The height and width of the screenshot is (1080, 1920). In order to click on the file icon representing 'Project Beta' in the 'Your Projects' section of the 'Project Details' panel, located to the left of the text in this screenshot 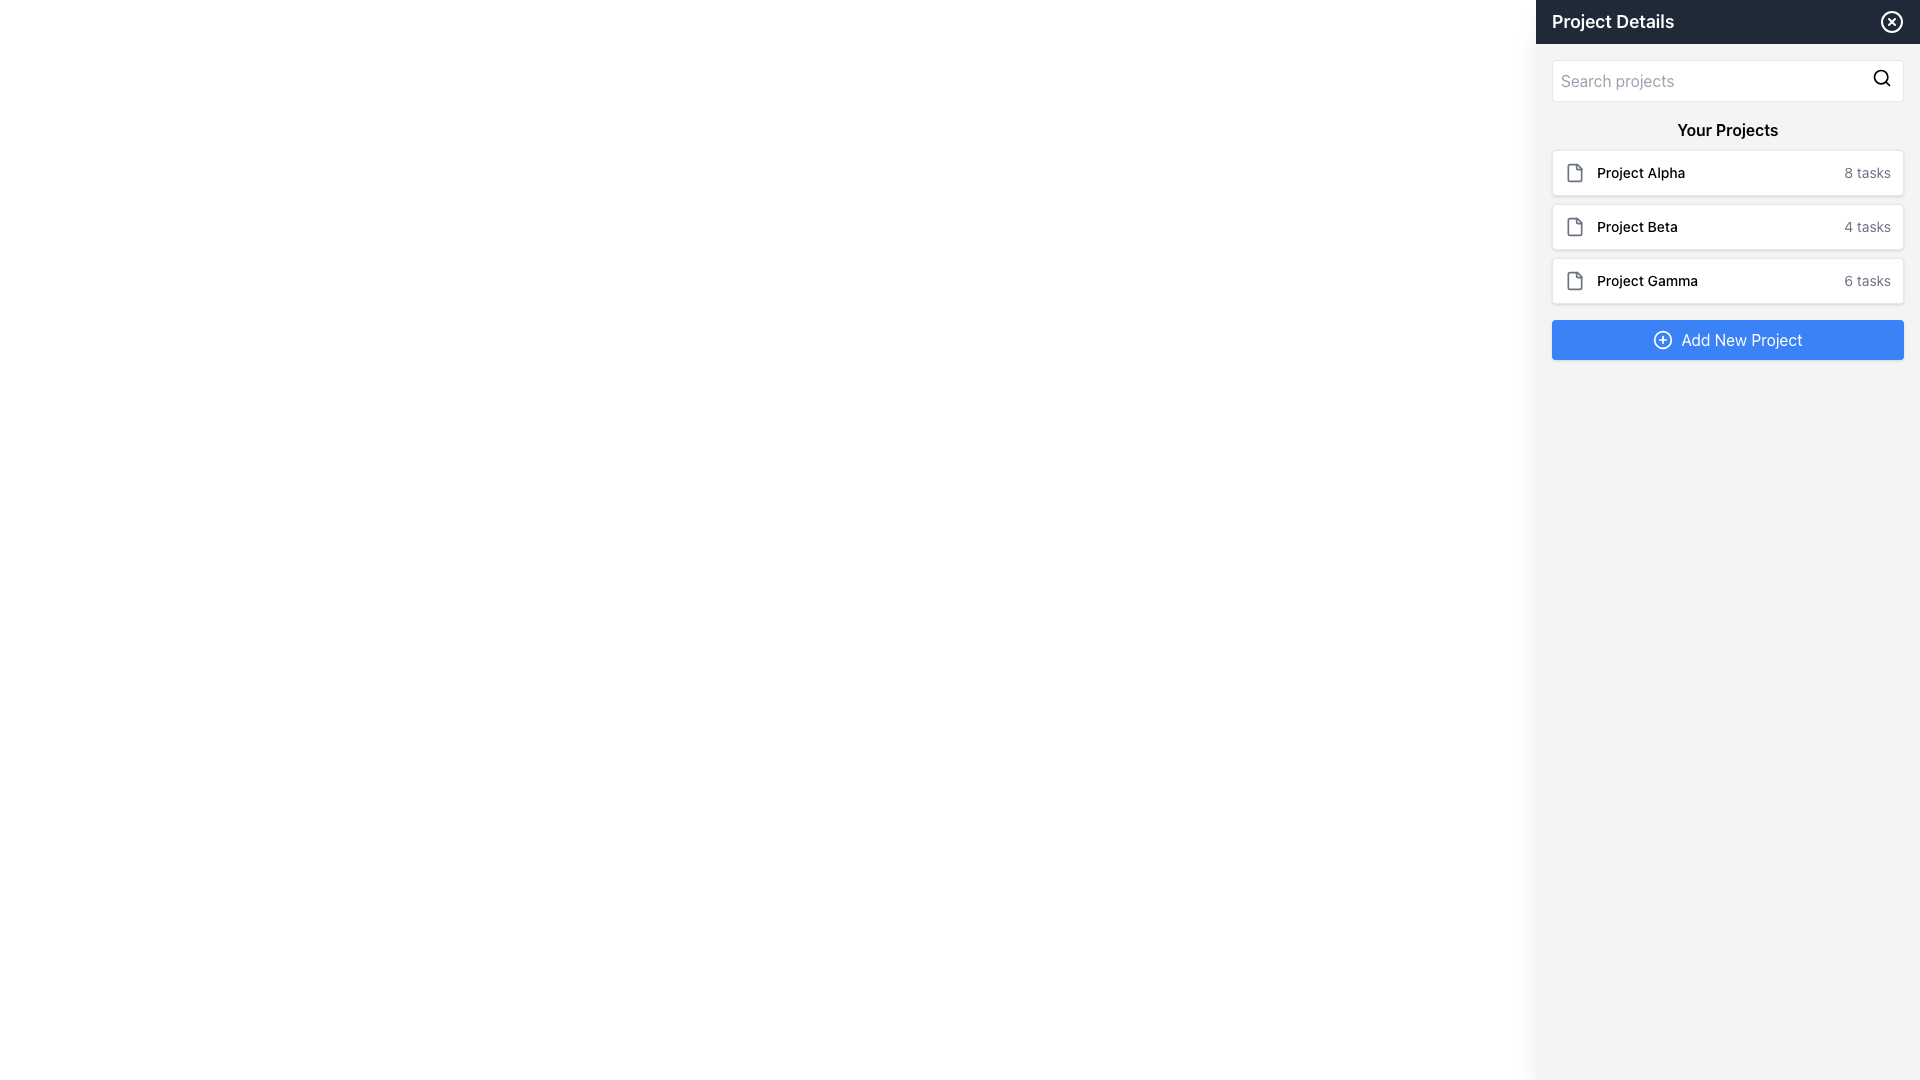, I will do `click(1573, 226)`.